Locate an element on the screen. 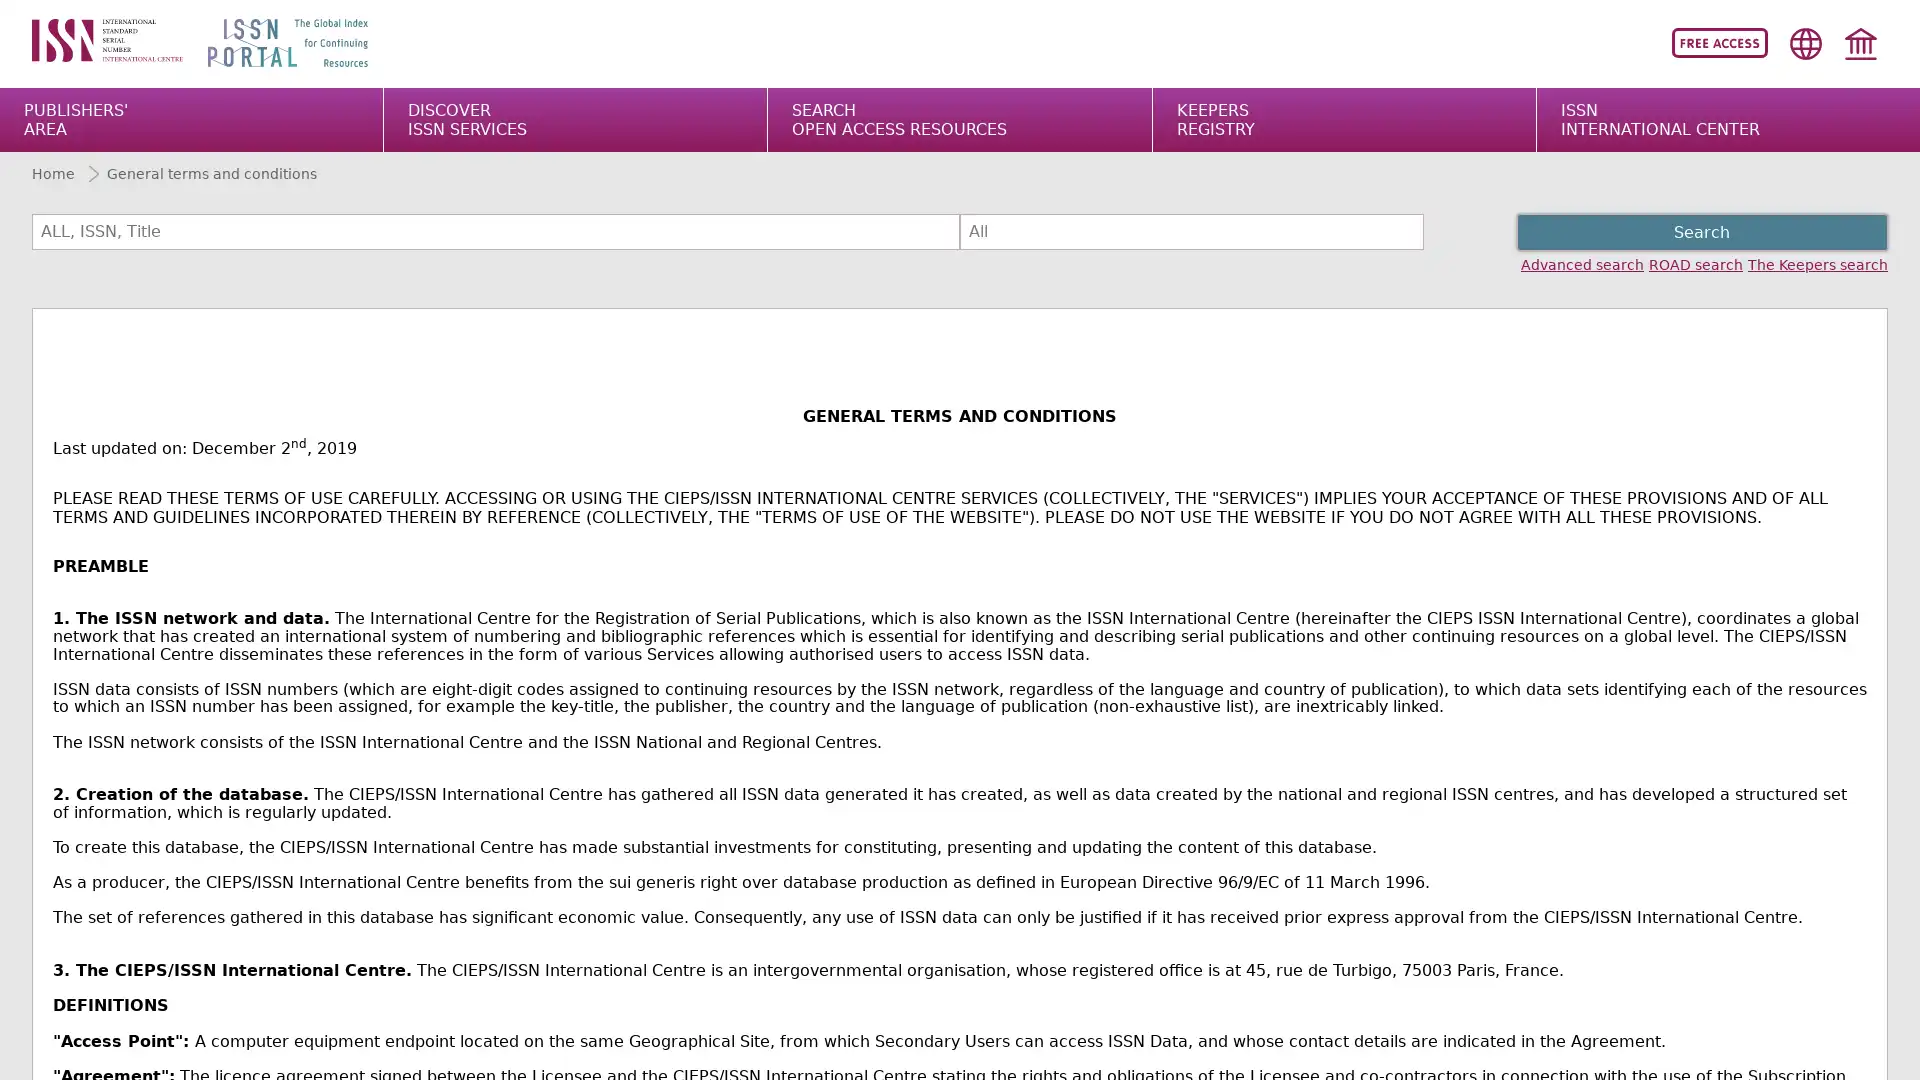 The image size is (1920, 1080). Search is located at coordinates (1701, 230).